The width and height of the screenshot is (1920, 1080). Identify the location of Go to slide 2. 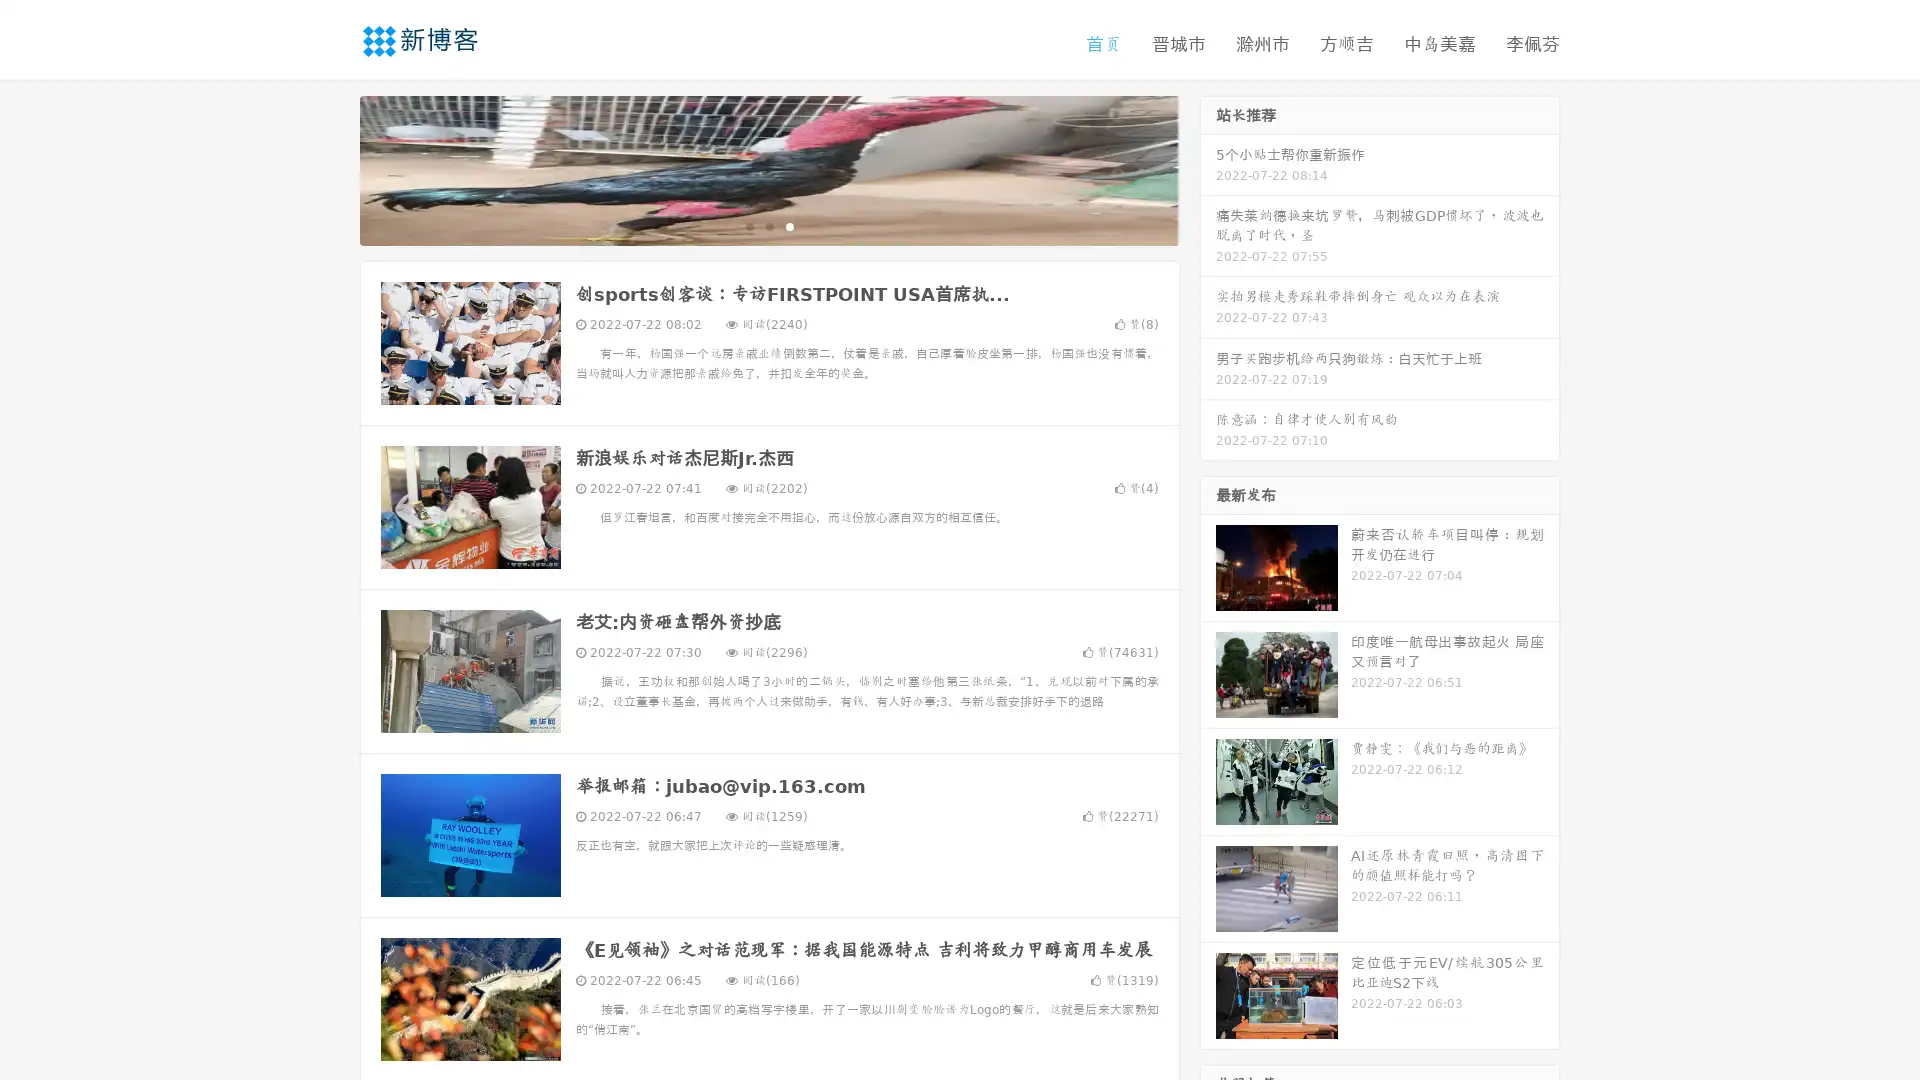
(768, 225).